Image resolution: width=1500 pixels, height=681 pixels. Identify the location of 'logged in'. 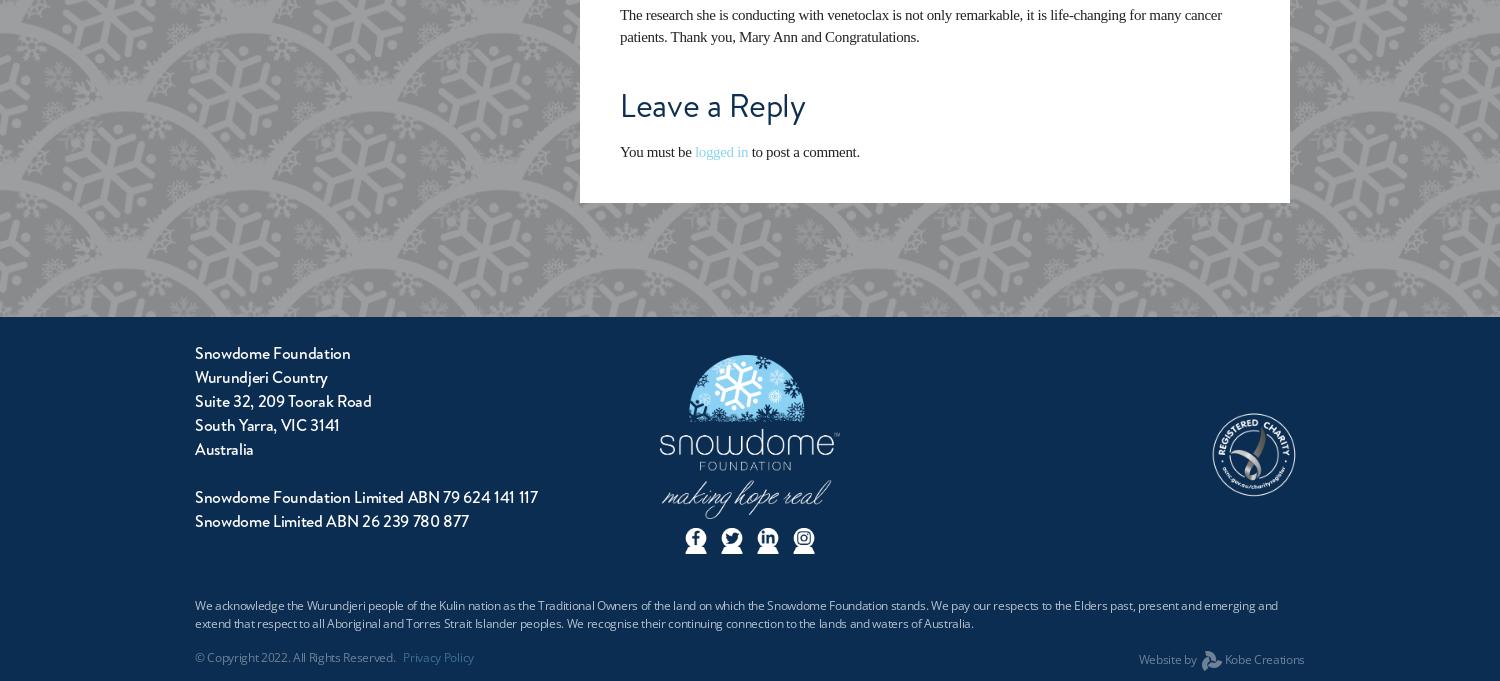
(720, 150).